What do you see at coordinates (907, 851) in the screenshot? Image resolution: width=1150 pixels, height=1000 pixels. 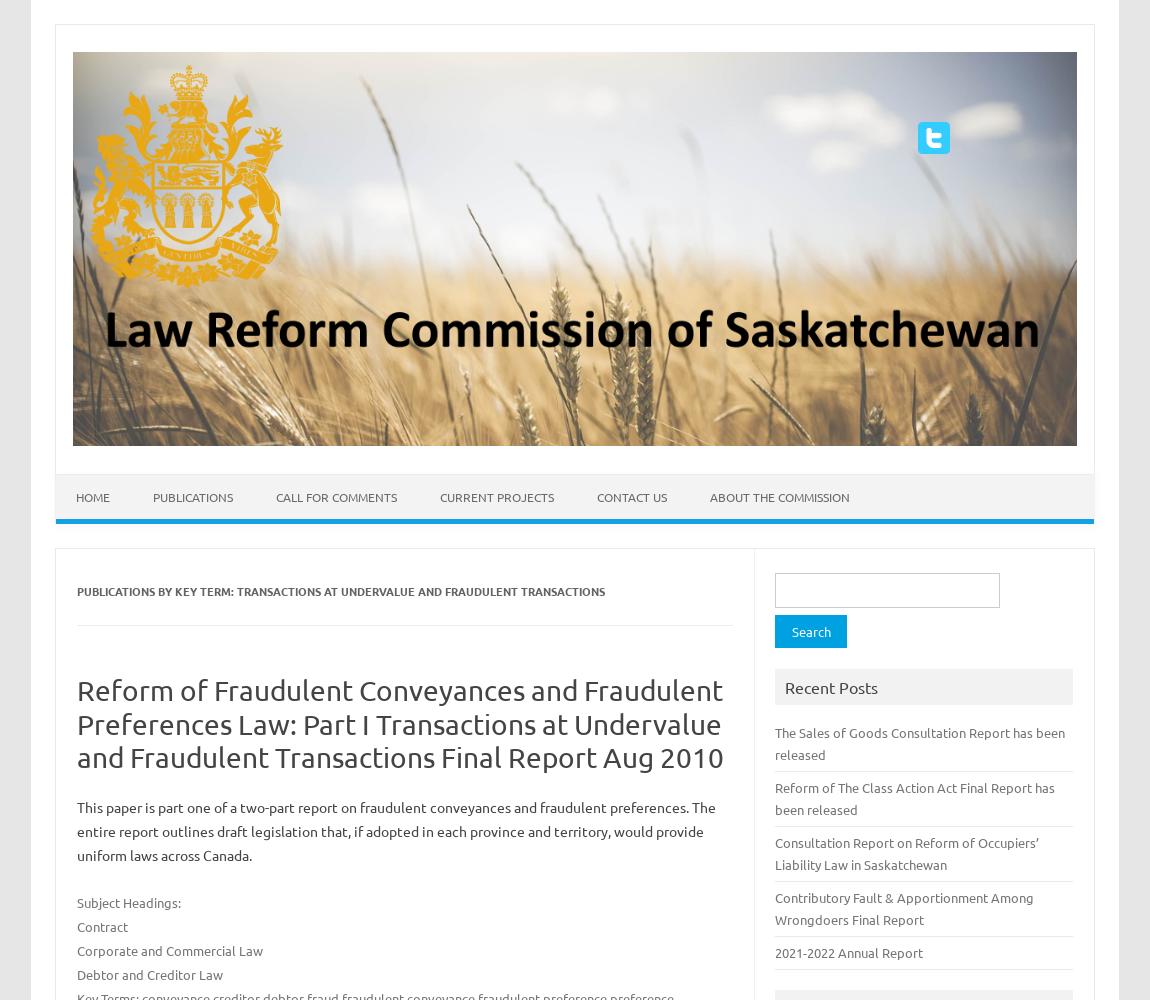 I see `'Consultation Report on Reform of Occupiers’ Liability Law in Saskatchewan'` at bounding box center [907, 851].